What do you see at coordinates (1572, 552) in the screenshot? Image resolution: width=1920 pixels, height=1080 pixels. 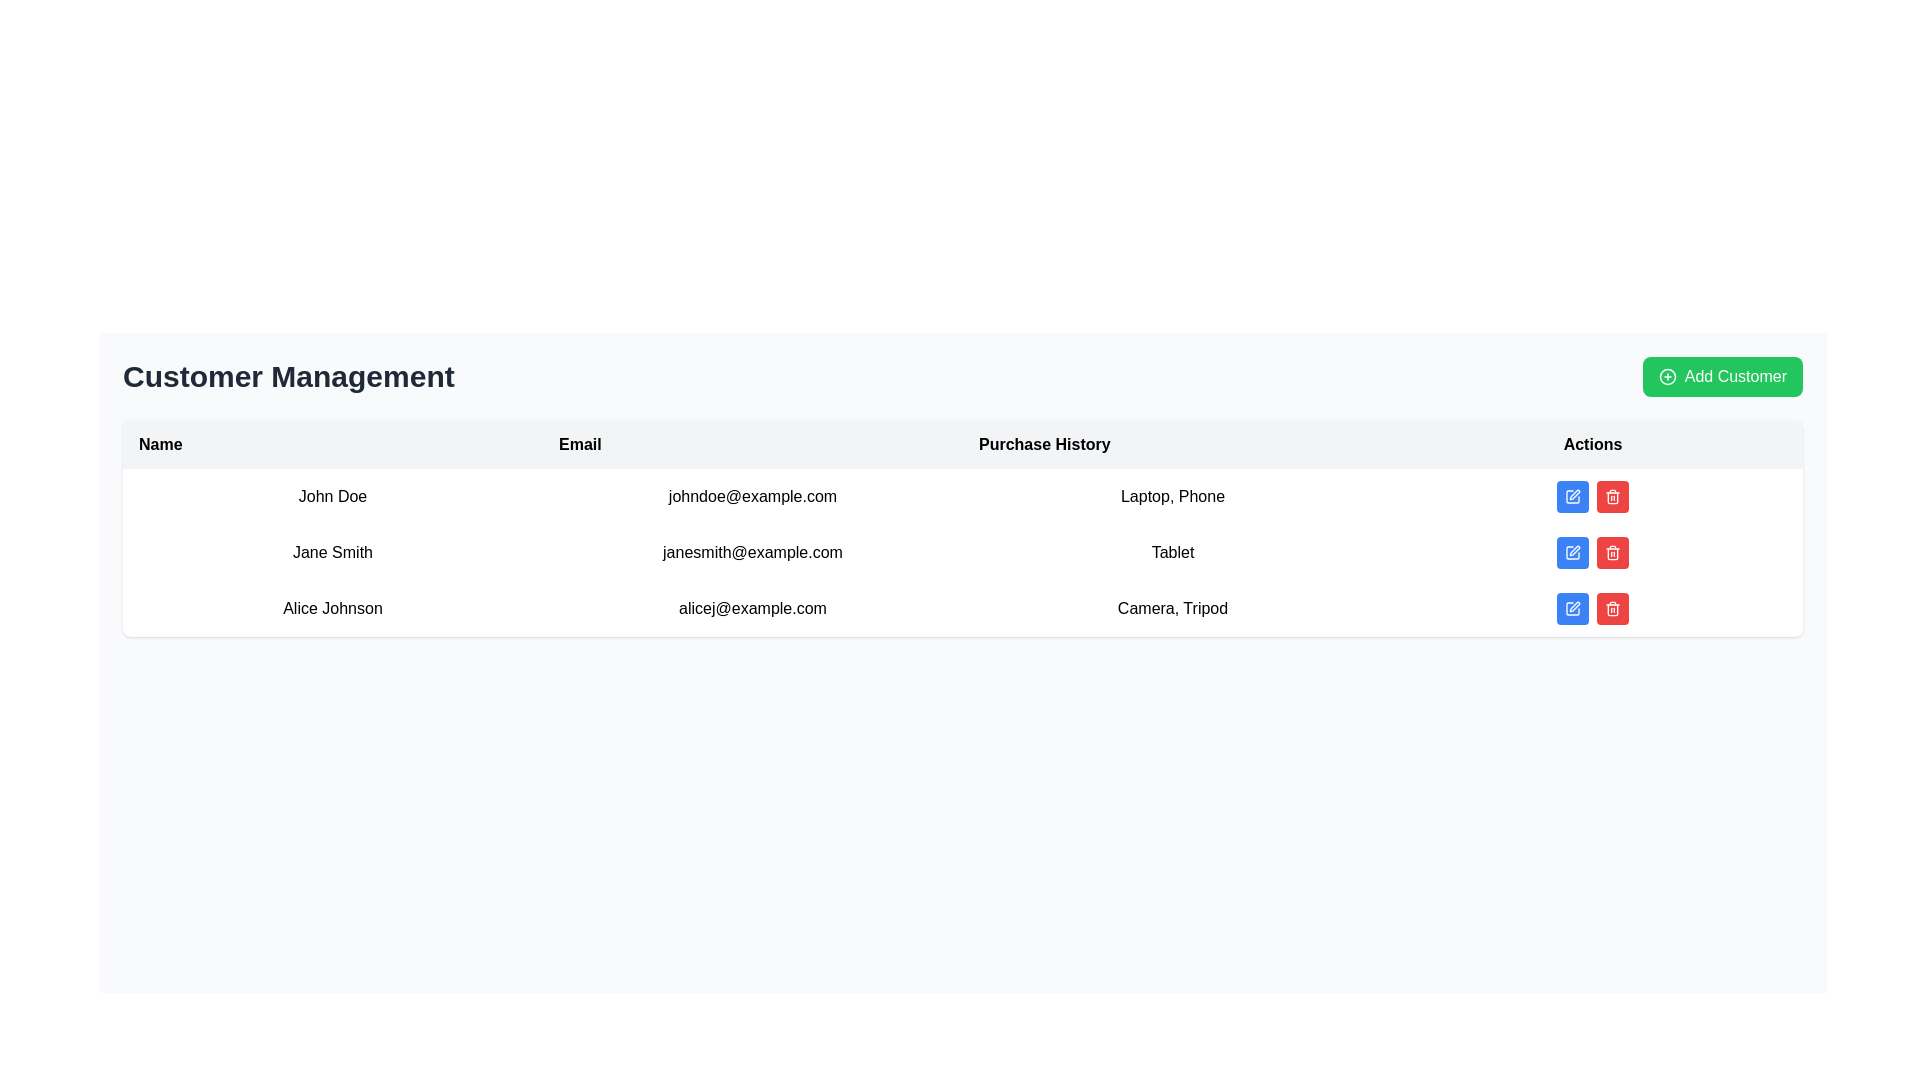 I see `the edit button located in the 'Actions' column, specifically the second button corresponding to 'Jane Smith'` at bounding box center [1572, 552].